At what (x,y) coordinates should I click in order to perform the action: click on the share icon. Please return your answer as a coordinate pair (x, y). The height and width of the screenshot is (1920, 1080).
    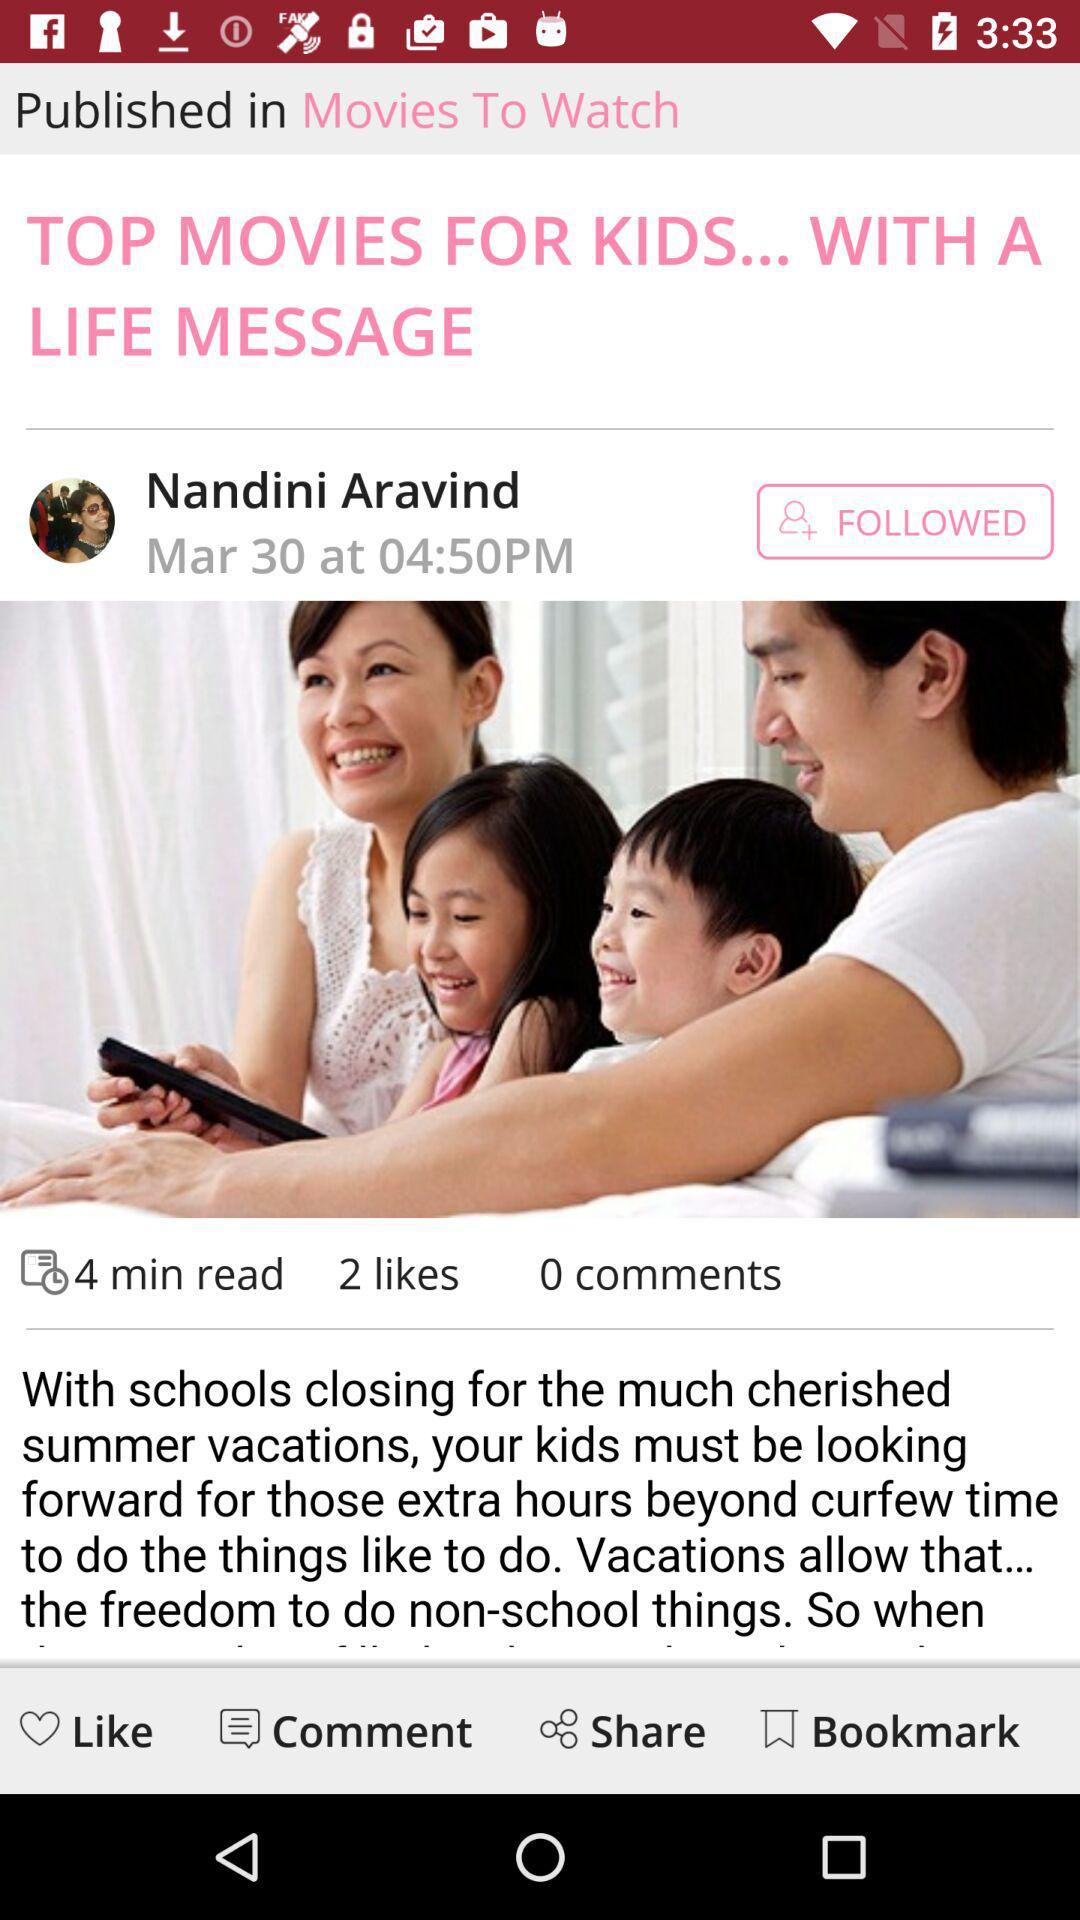
    Looking at the image, I should click on (558, 1727).